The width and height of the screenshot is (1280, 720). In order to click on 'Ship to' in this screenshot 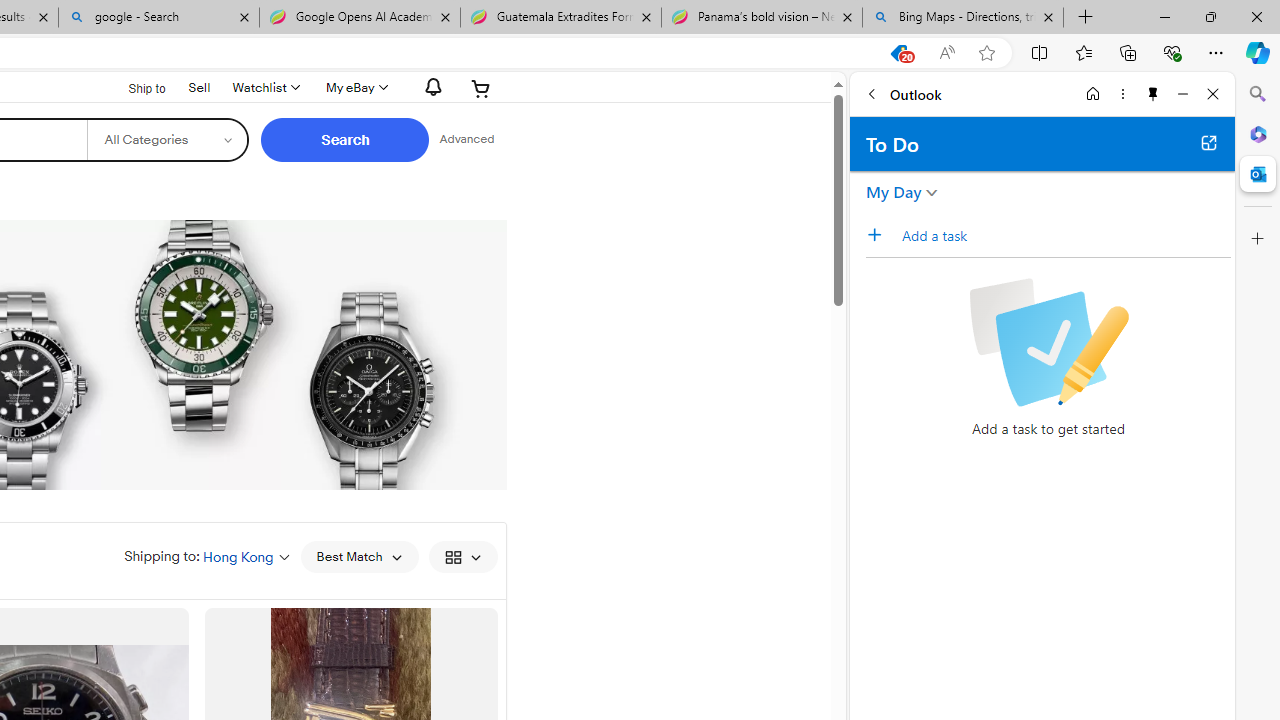, I will do `click(133, 88)`.